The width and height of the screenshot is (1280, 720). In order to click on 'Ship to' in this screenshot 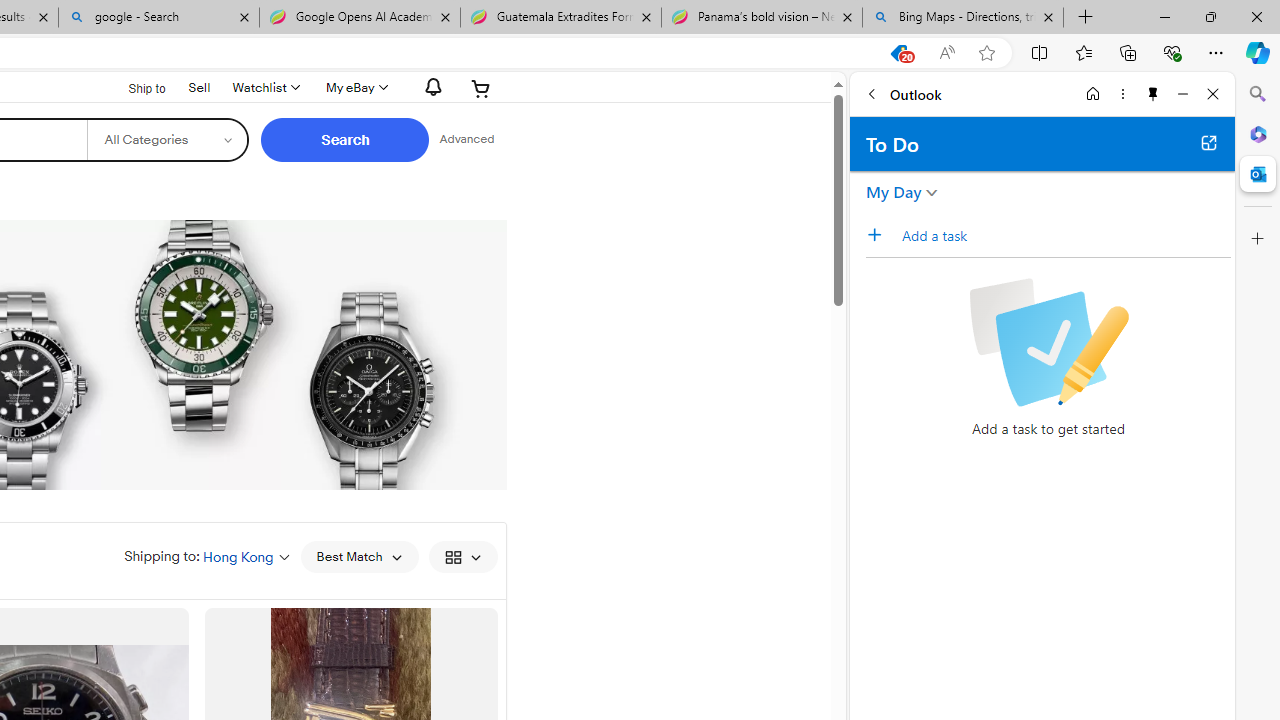, I will do `click(133, 88)`.